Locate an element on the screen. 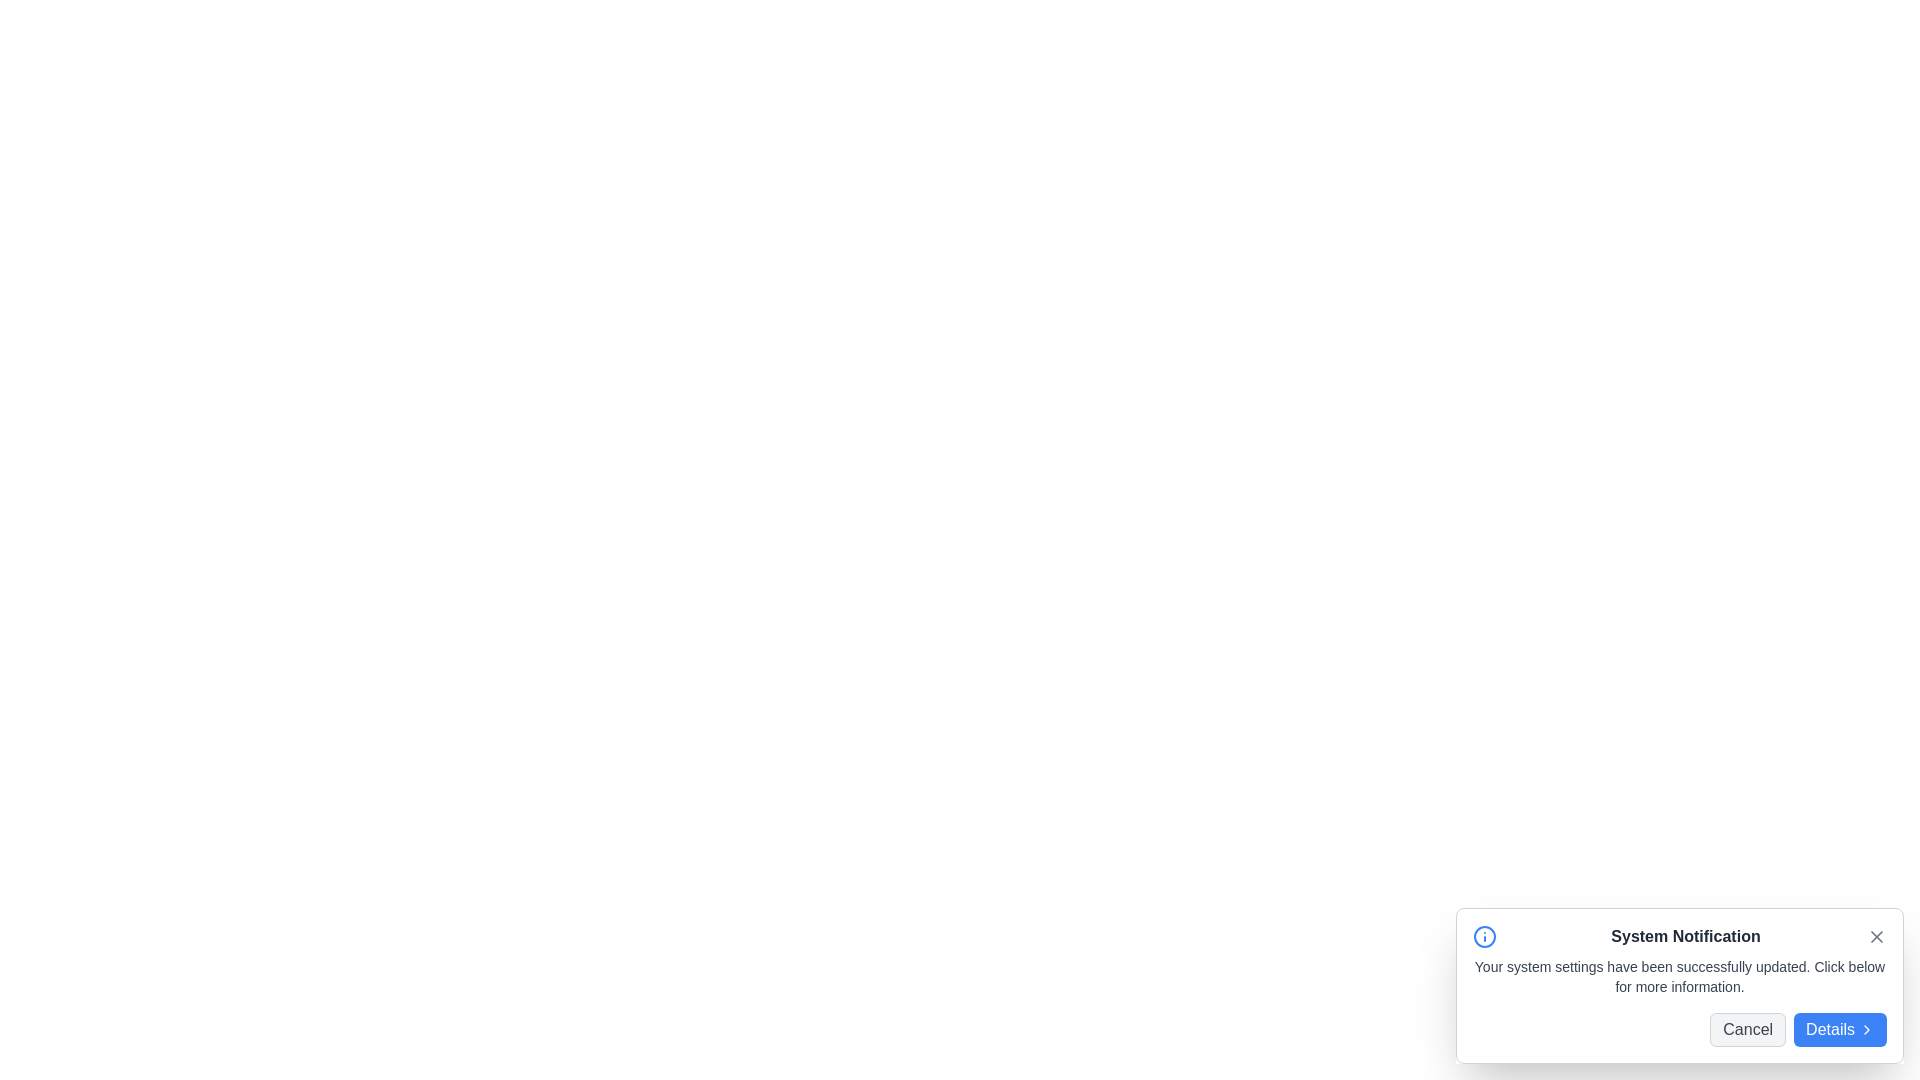 The image size is (1920, 1080). the text label within the button located in the lower-right corner of the notification dialog box, which indicates obtaining more information or proceeding to a detailed view is located at coordinates (1830, 1029).